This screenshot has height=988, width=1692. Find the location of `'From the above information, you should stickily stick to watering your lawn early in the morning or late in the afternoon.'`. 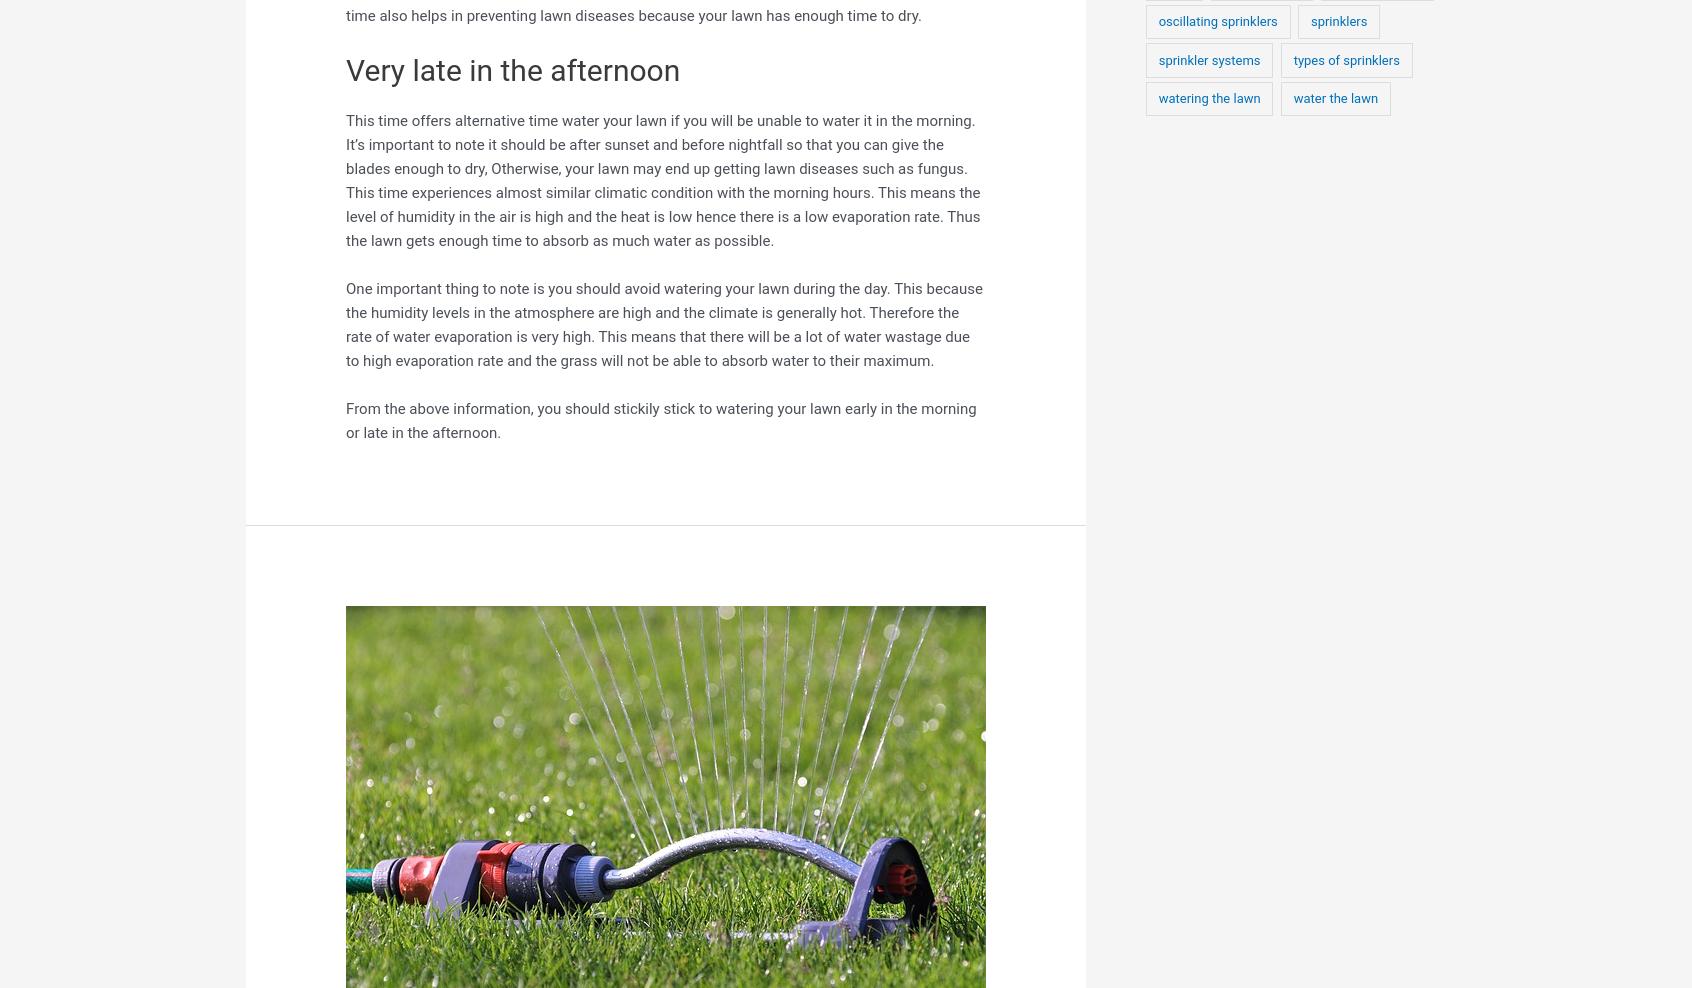

'From the above information, you should stickily stick to watering your lawn early in the morning or late in the afternoon.' is located at coordinates (661, 419).